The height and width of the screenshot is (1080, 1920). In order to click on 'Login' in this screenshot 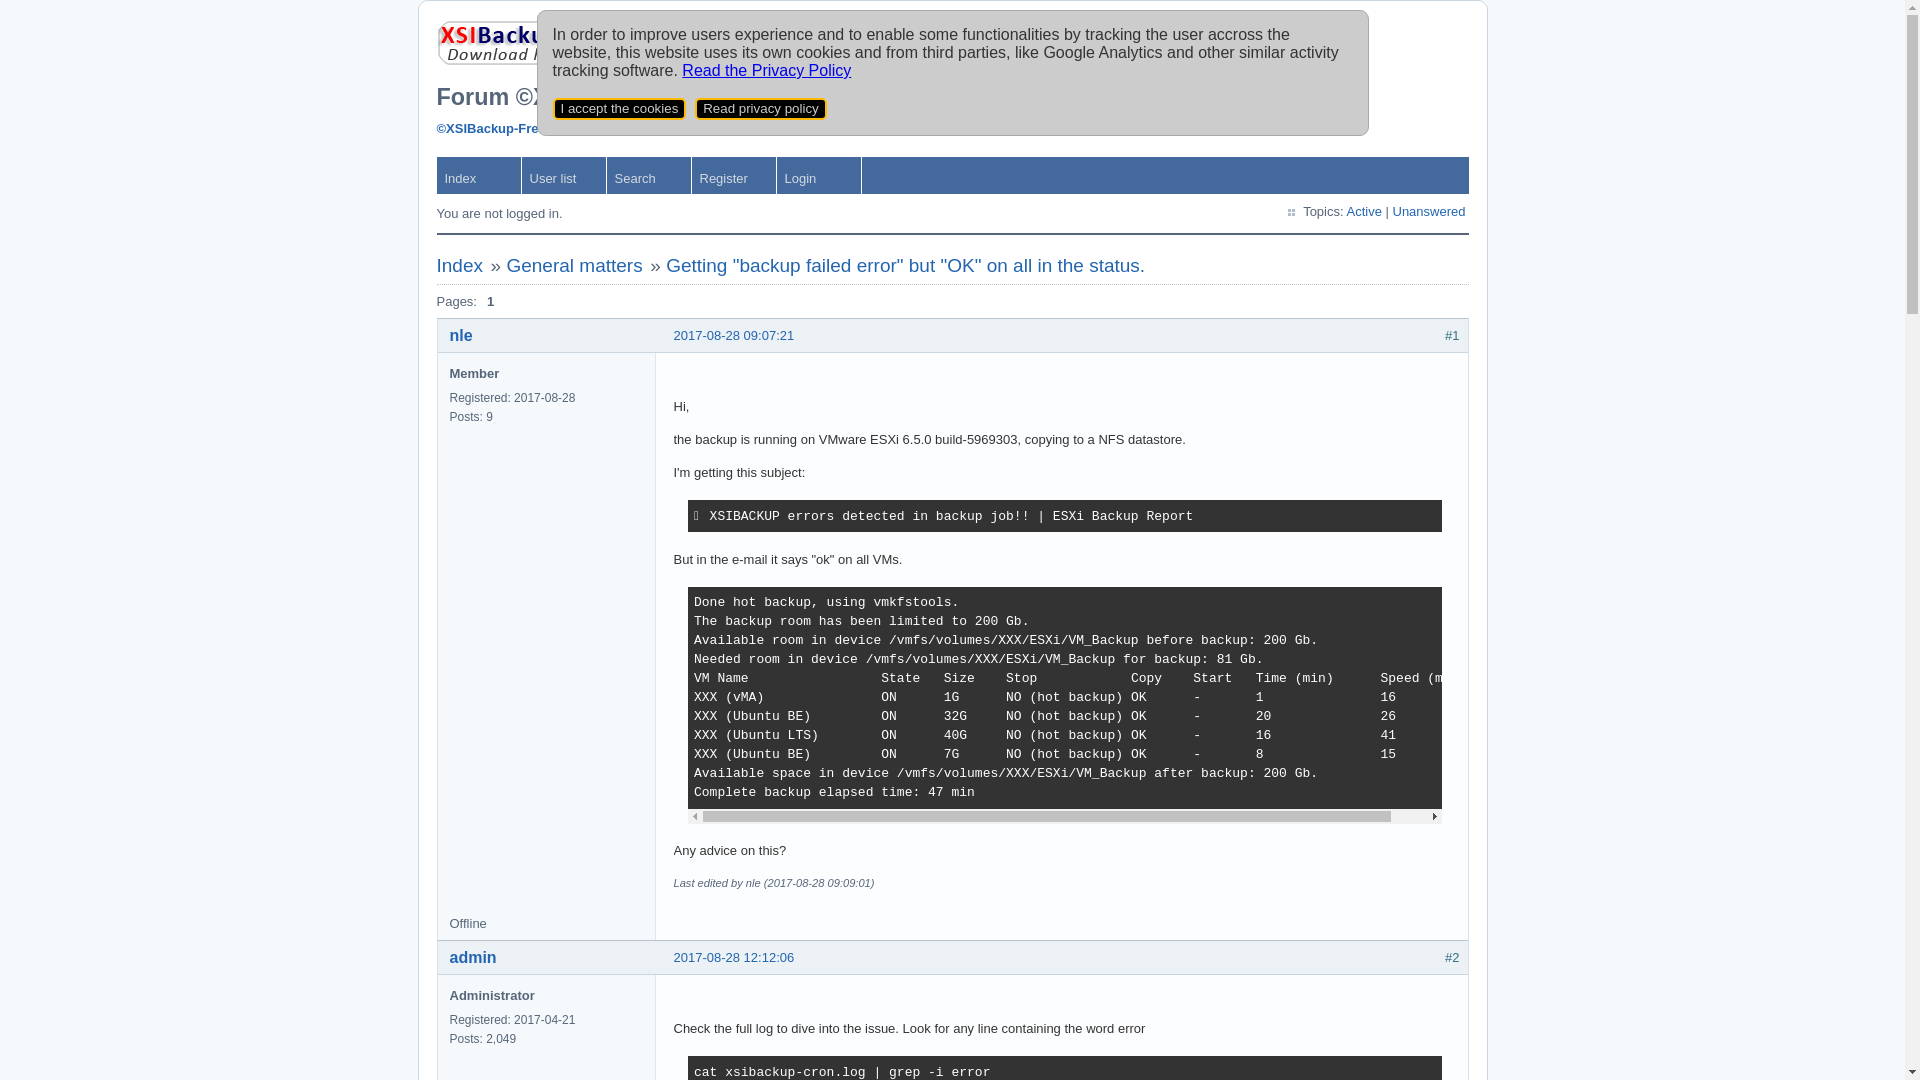, I will do `click(818, 174)`.